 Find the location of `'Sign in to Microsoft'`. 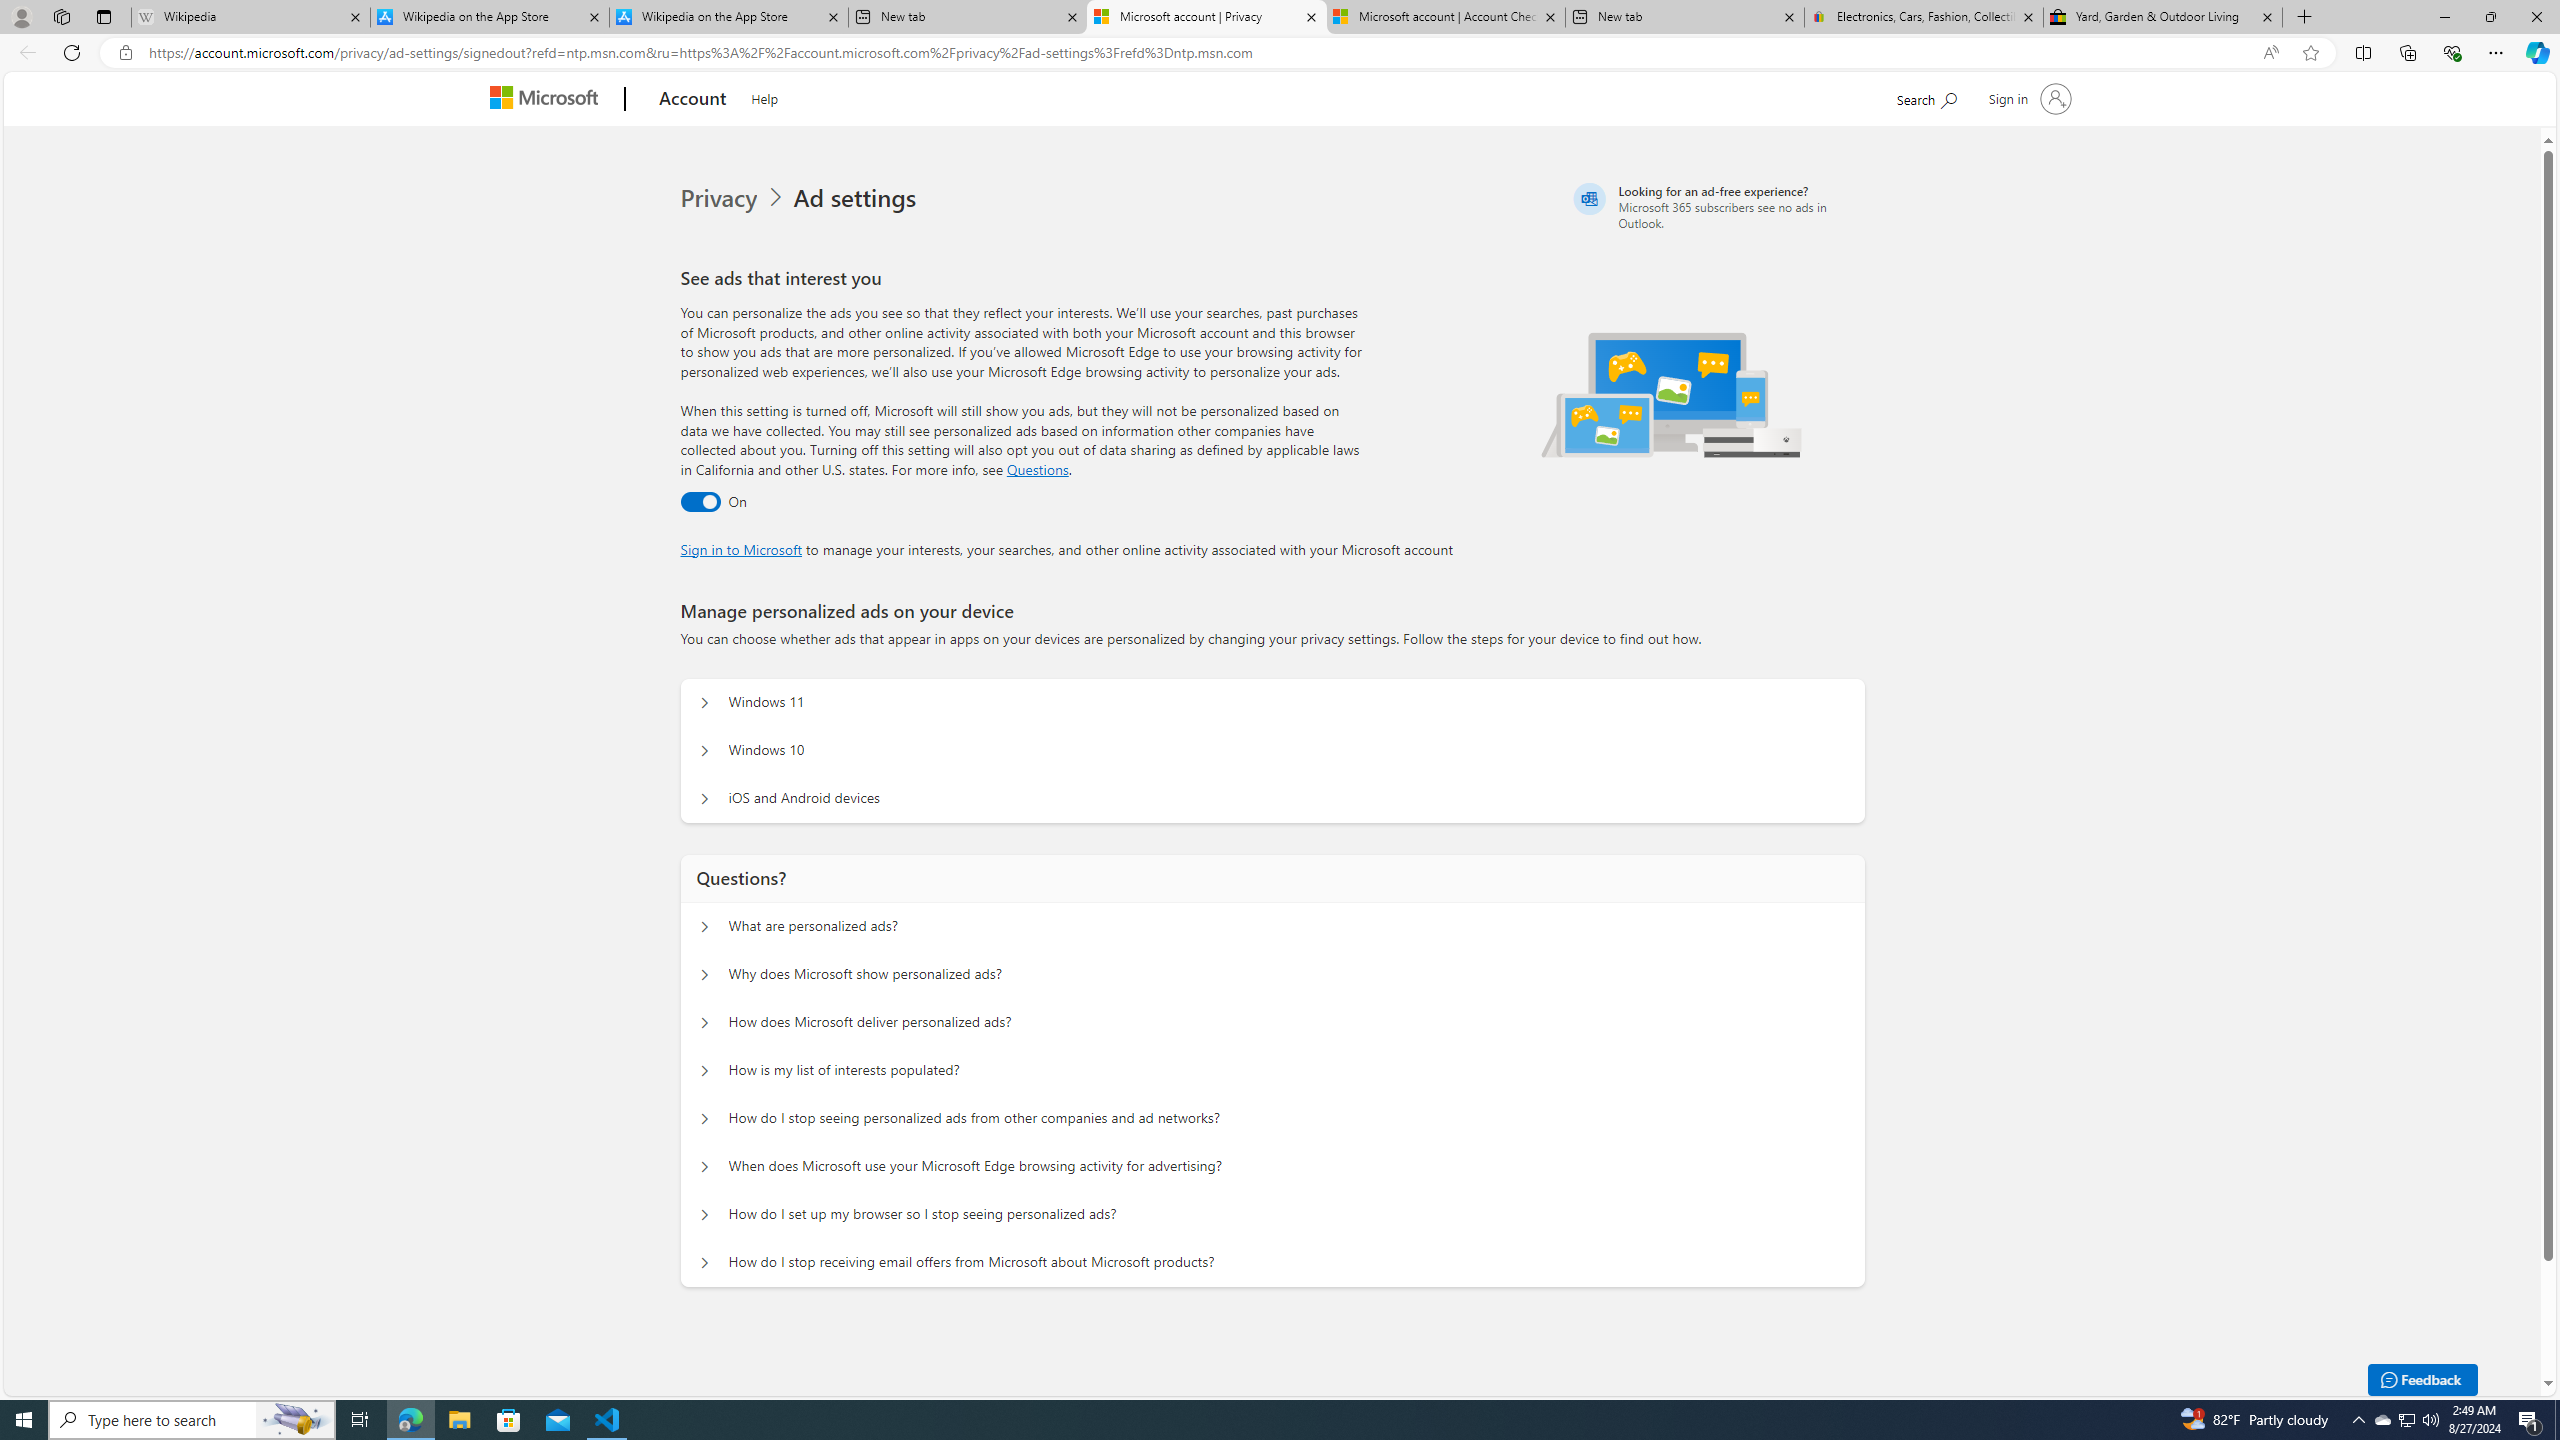

'Sign in to Microsoft' is located at coordinates (741, 547).